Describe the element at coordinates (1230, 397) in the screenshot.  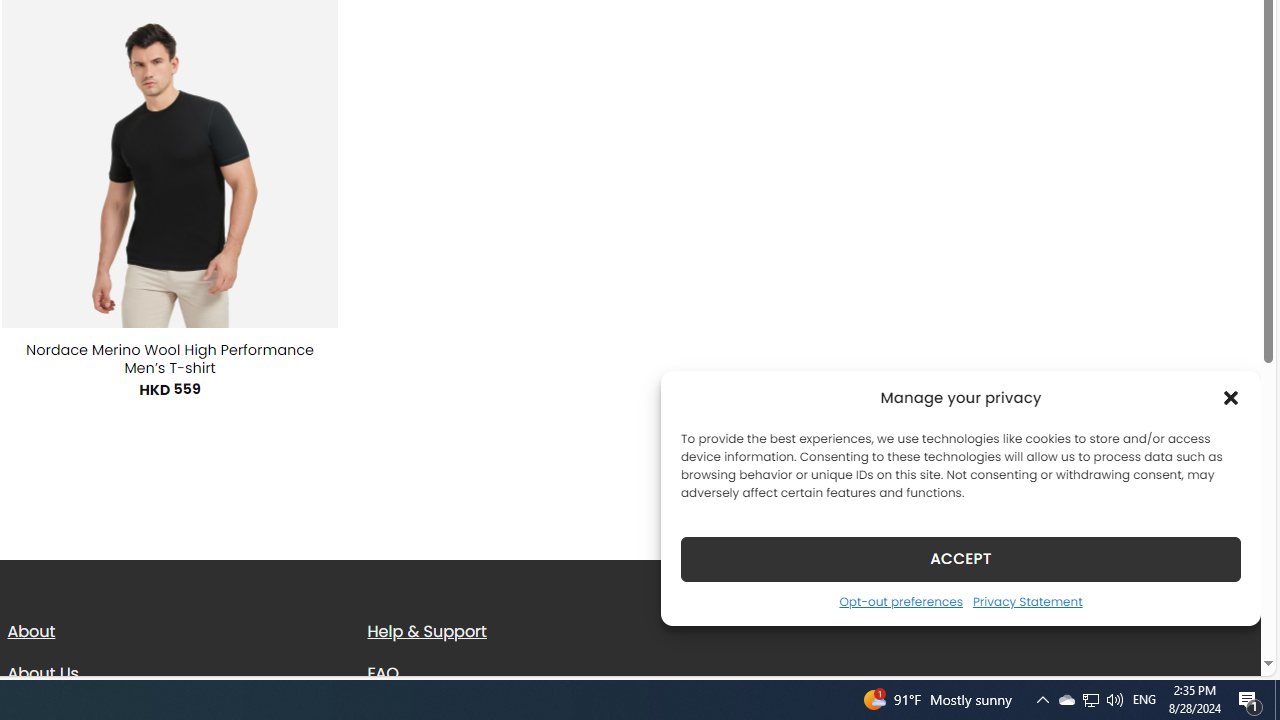
I see `'Class: cmplz-close'` at that location.